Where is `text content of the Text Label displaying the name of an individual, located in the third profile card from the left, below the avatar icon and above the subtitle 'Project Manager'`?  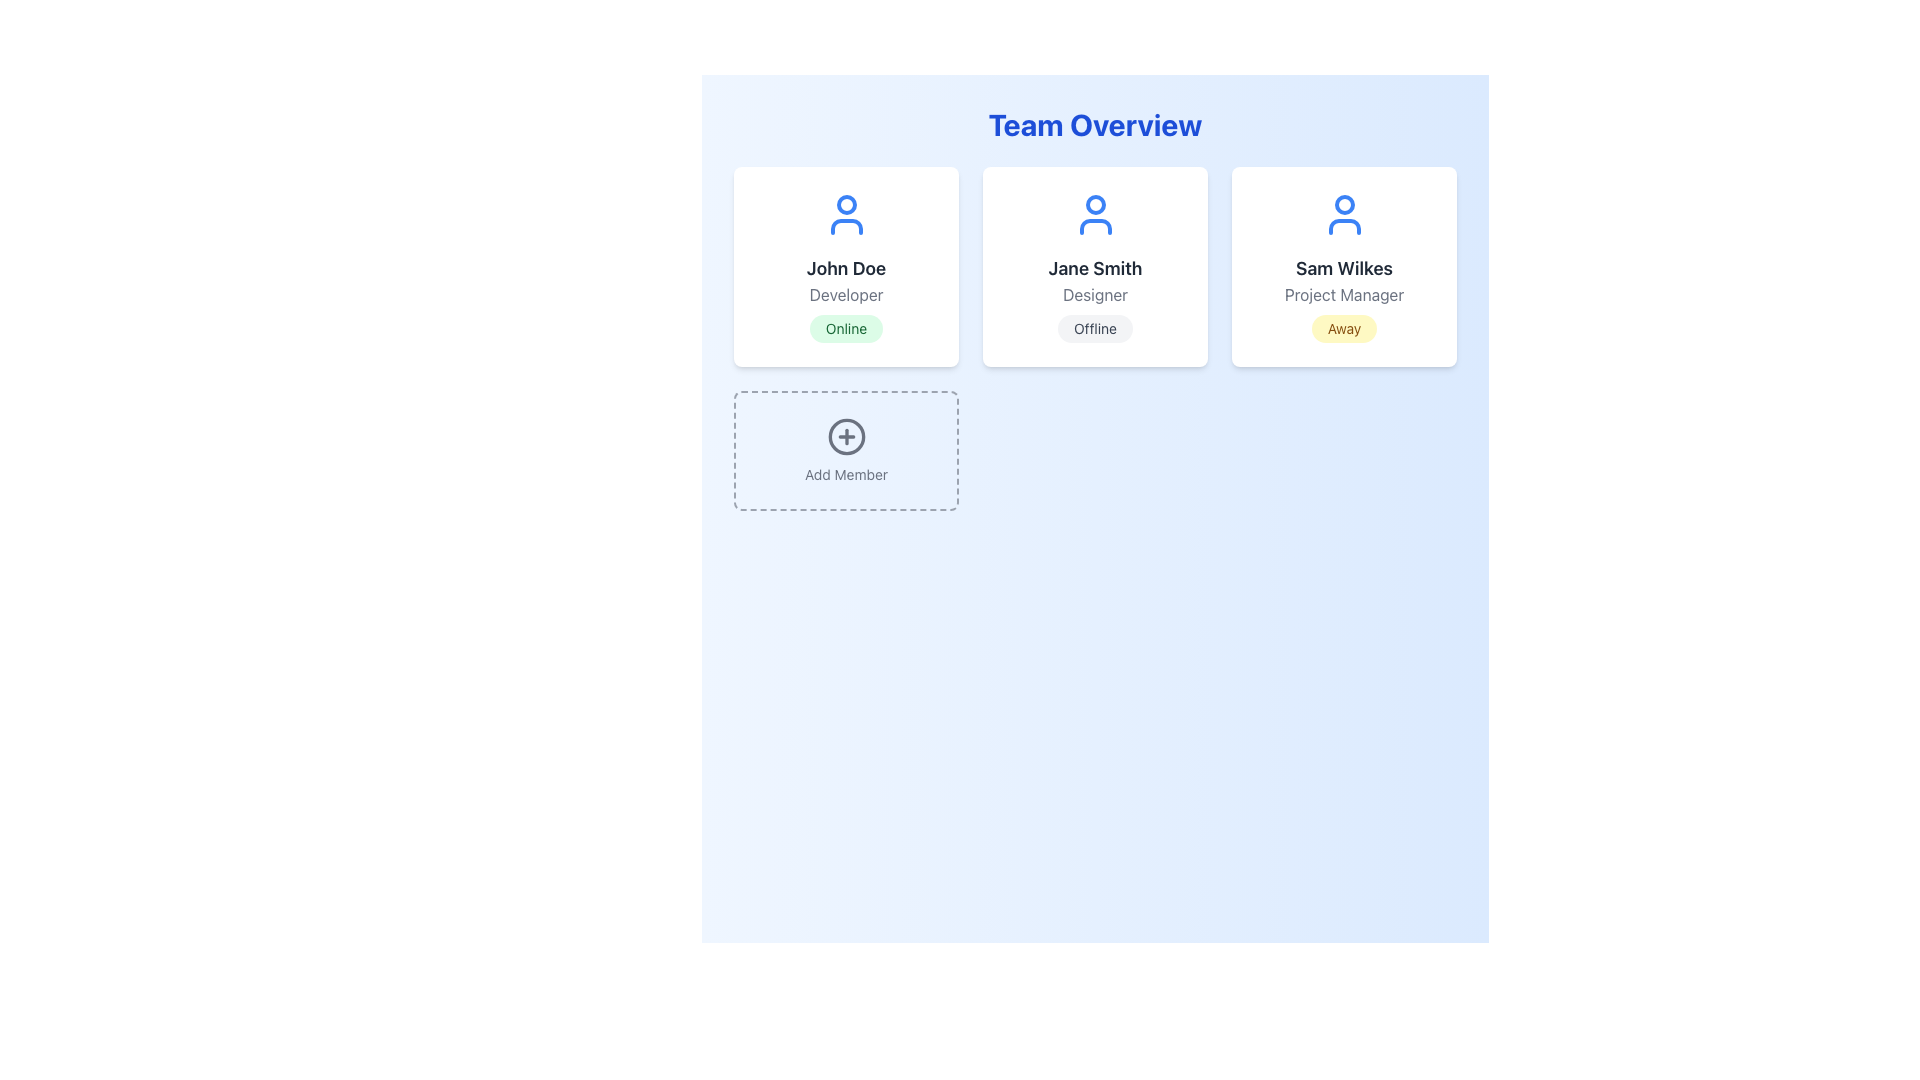
text content of the Text Label displaying the name of an individual, located in the third profile card from the left, below the avatar icon and above the subtitle 'Project Manager' is located at coordinates (1344, 268).